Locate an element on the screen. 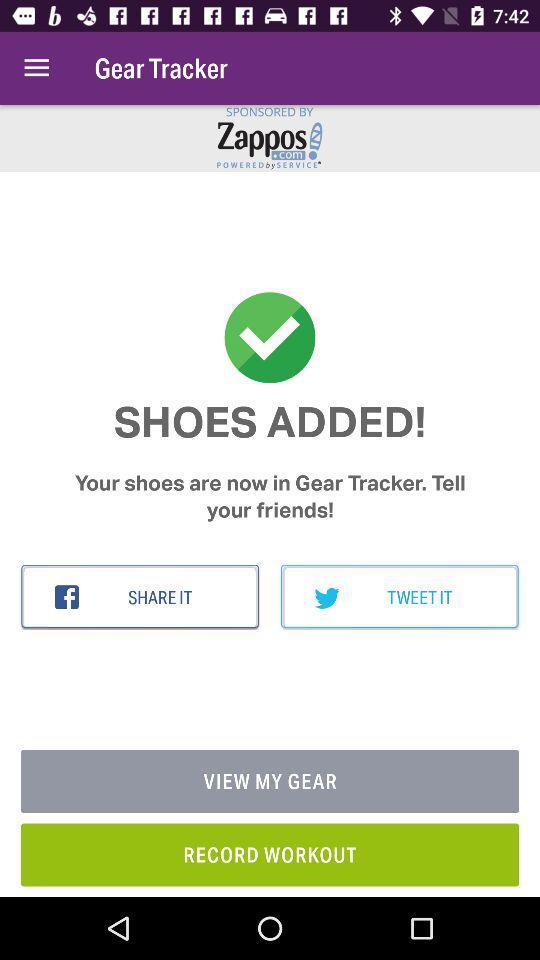 The image size is (540, 960). item next to the gear tracker item is located at coordinates (36, 68).